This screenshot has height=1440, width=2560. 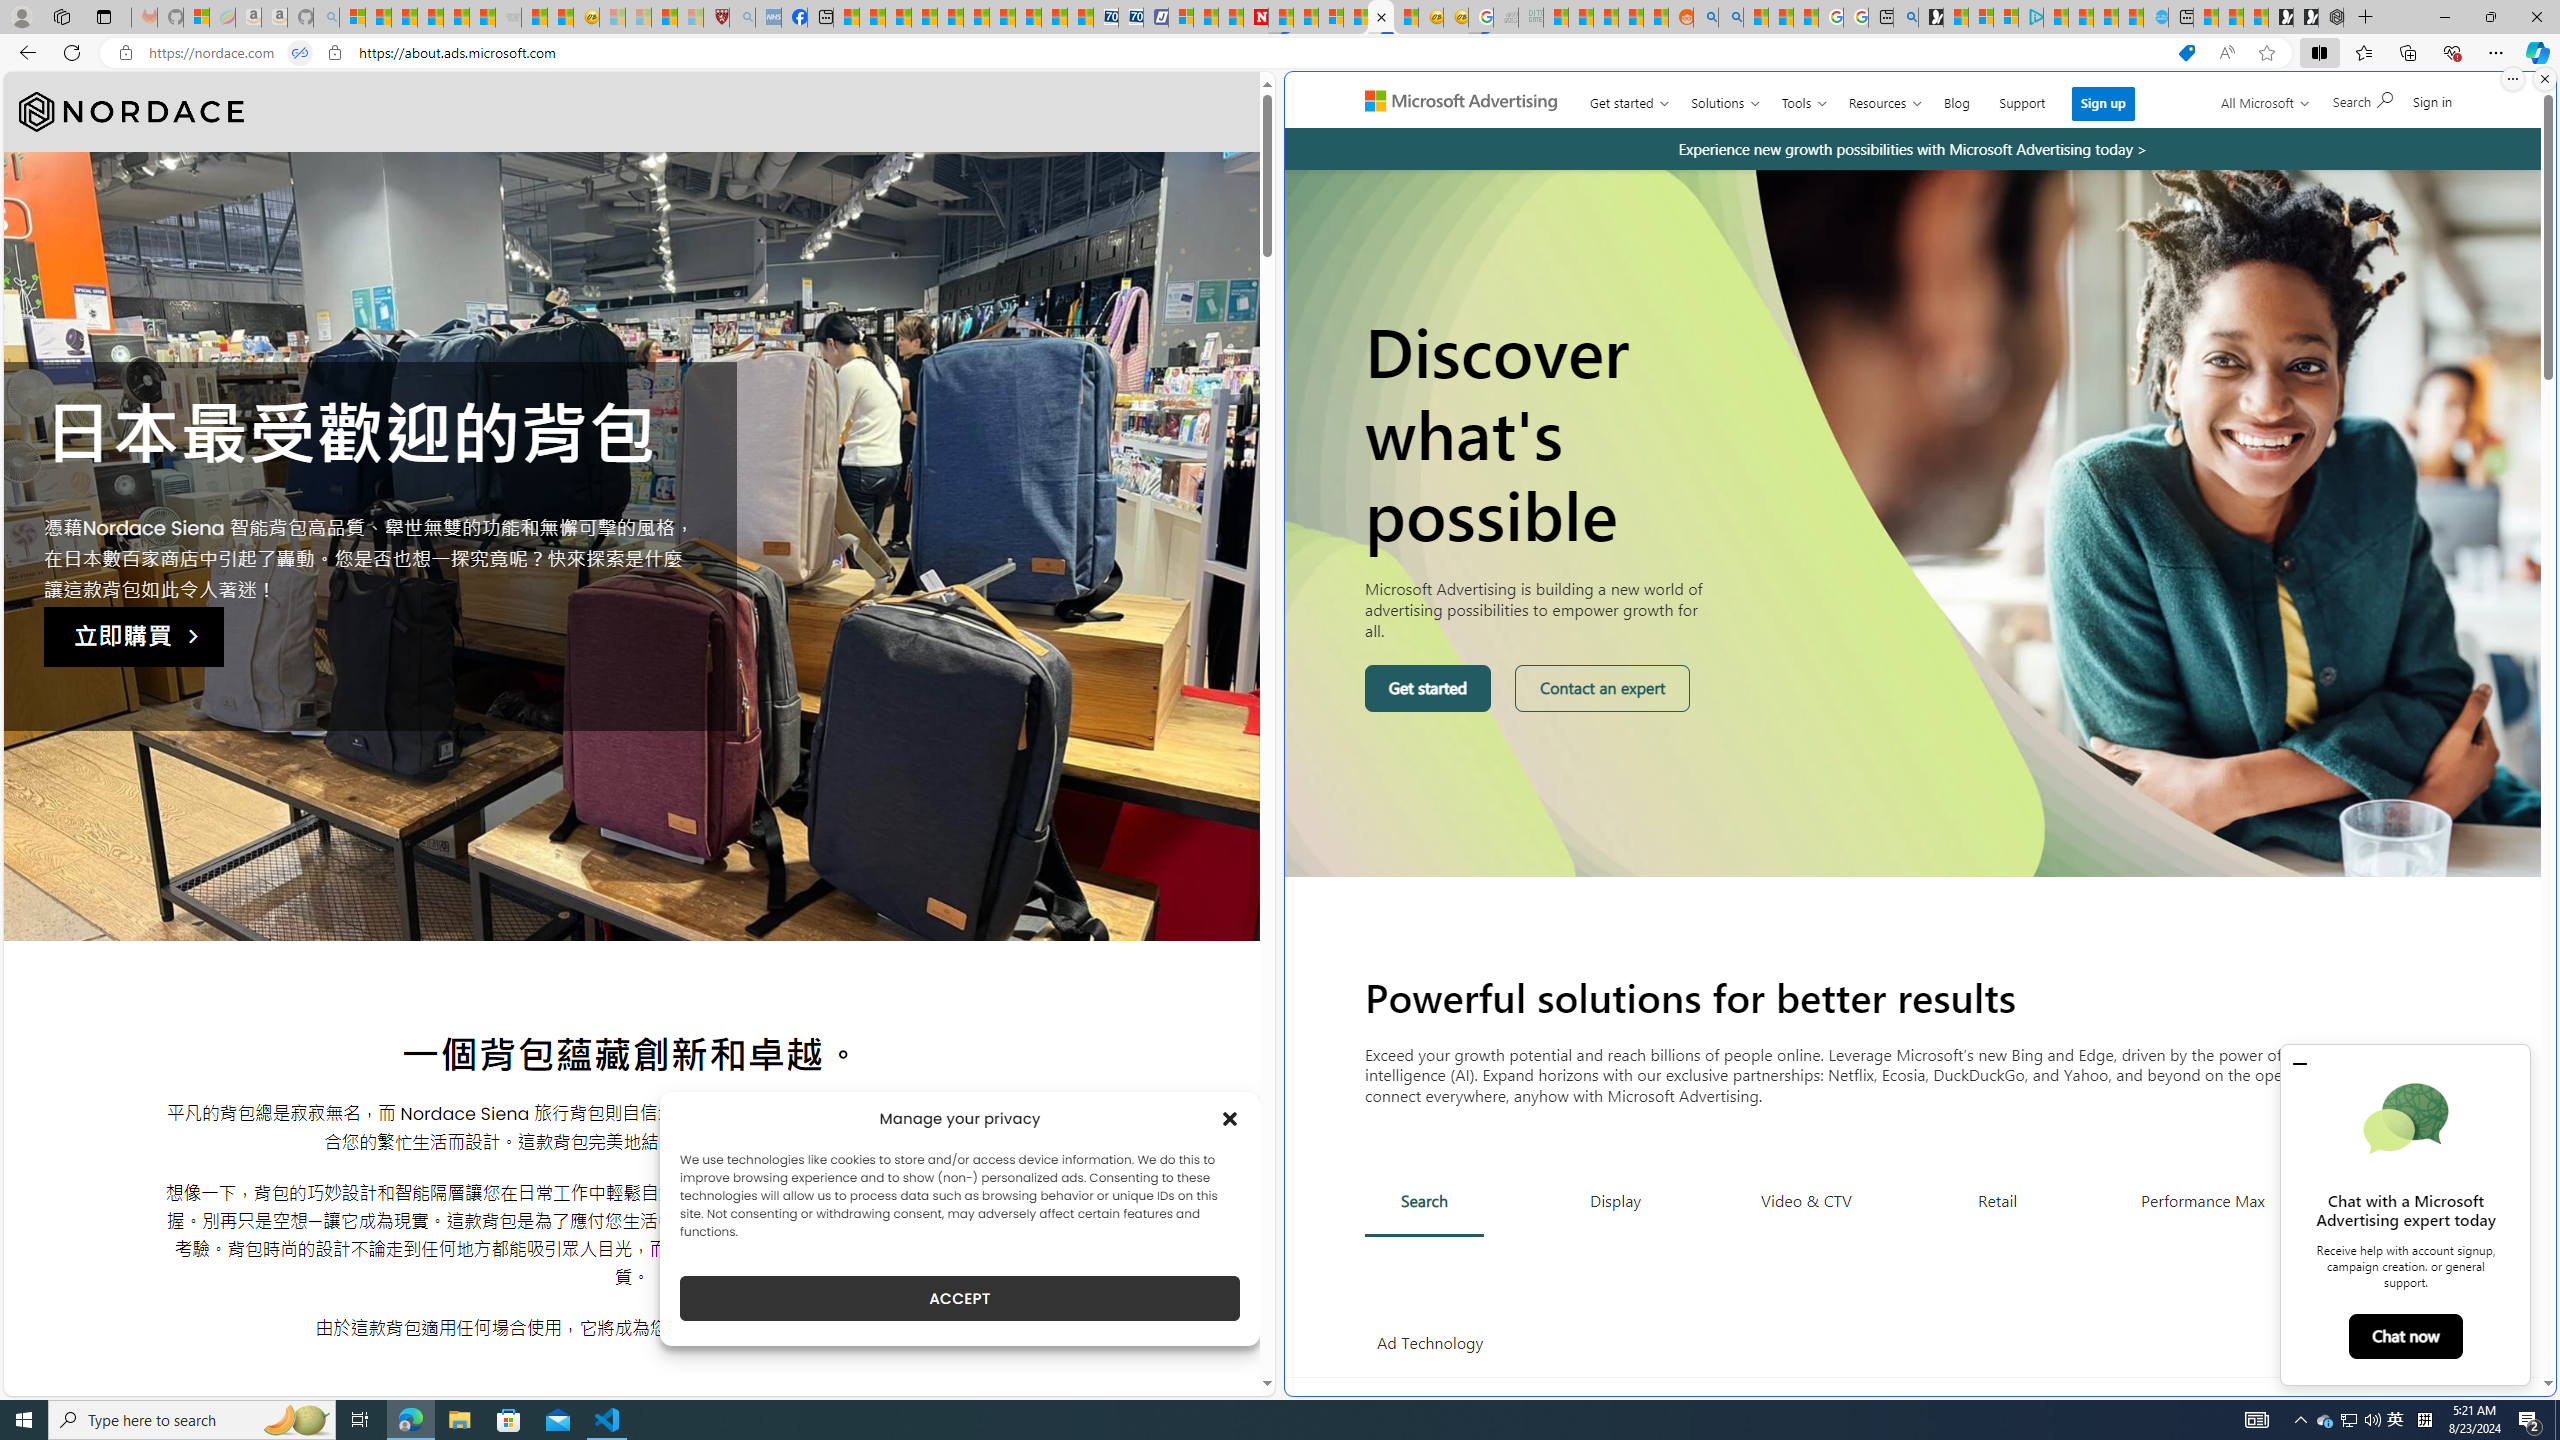 I want to click on 'New Report Confirms 2023 Was Record Hot | Watch', so click(x=456, y=16).